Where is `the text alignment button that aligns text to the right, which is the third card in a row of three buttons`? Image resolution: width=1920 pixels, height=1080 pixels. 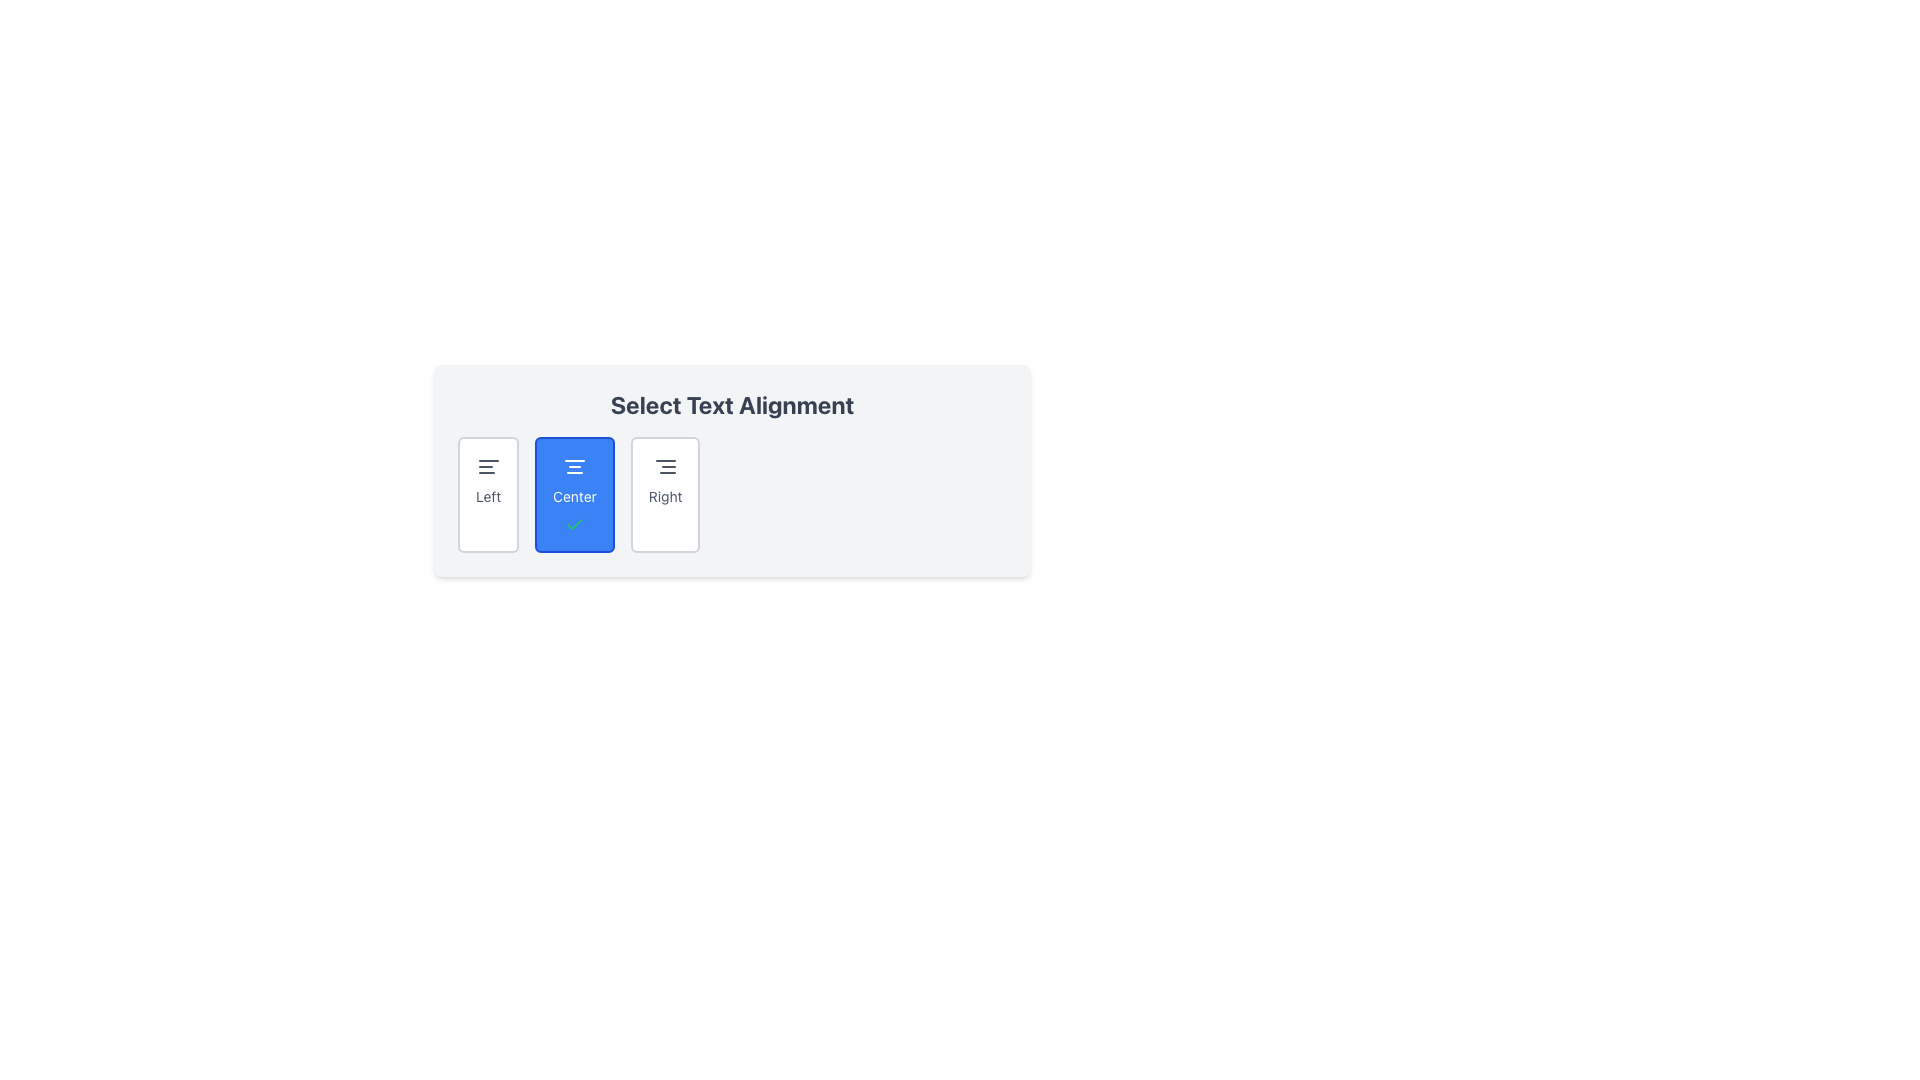
the text alignment button that aligns text to the right, which is the third card in a row of three buttons is located at coordinates (665, 494).